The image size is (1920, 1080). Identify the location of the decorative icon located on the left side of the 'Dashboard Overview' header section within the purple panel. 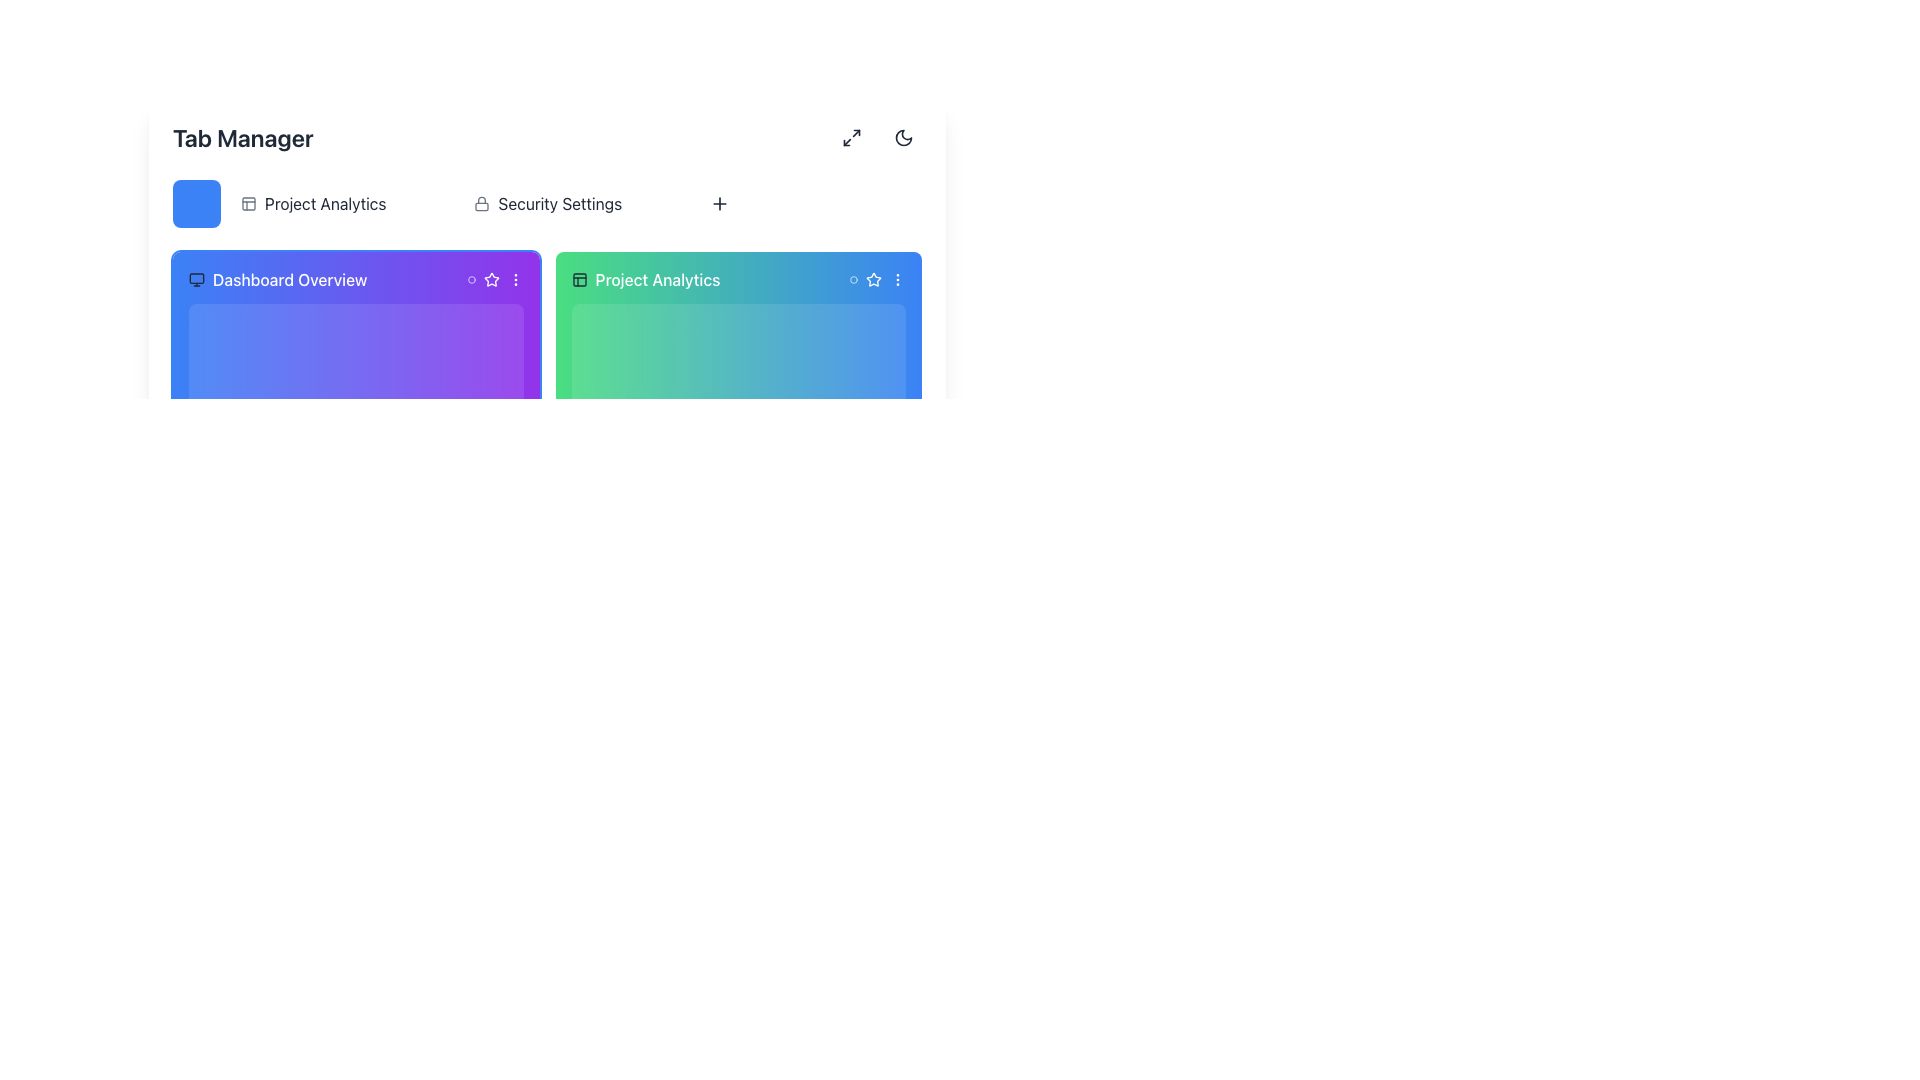
(196, 280).